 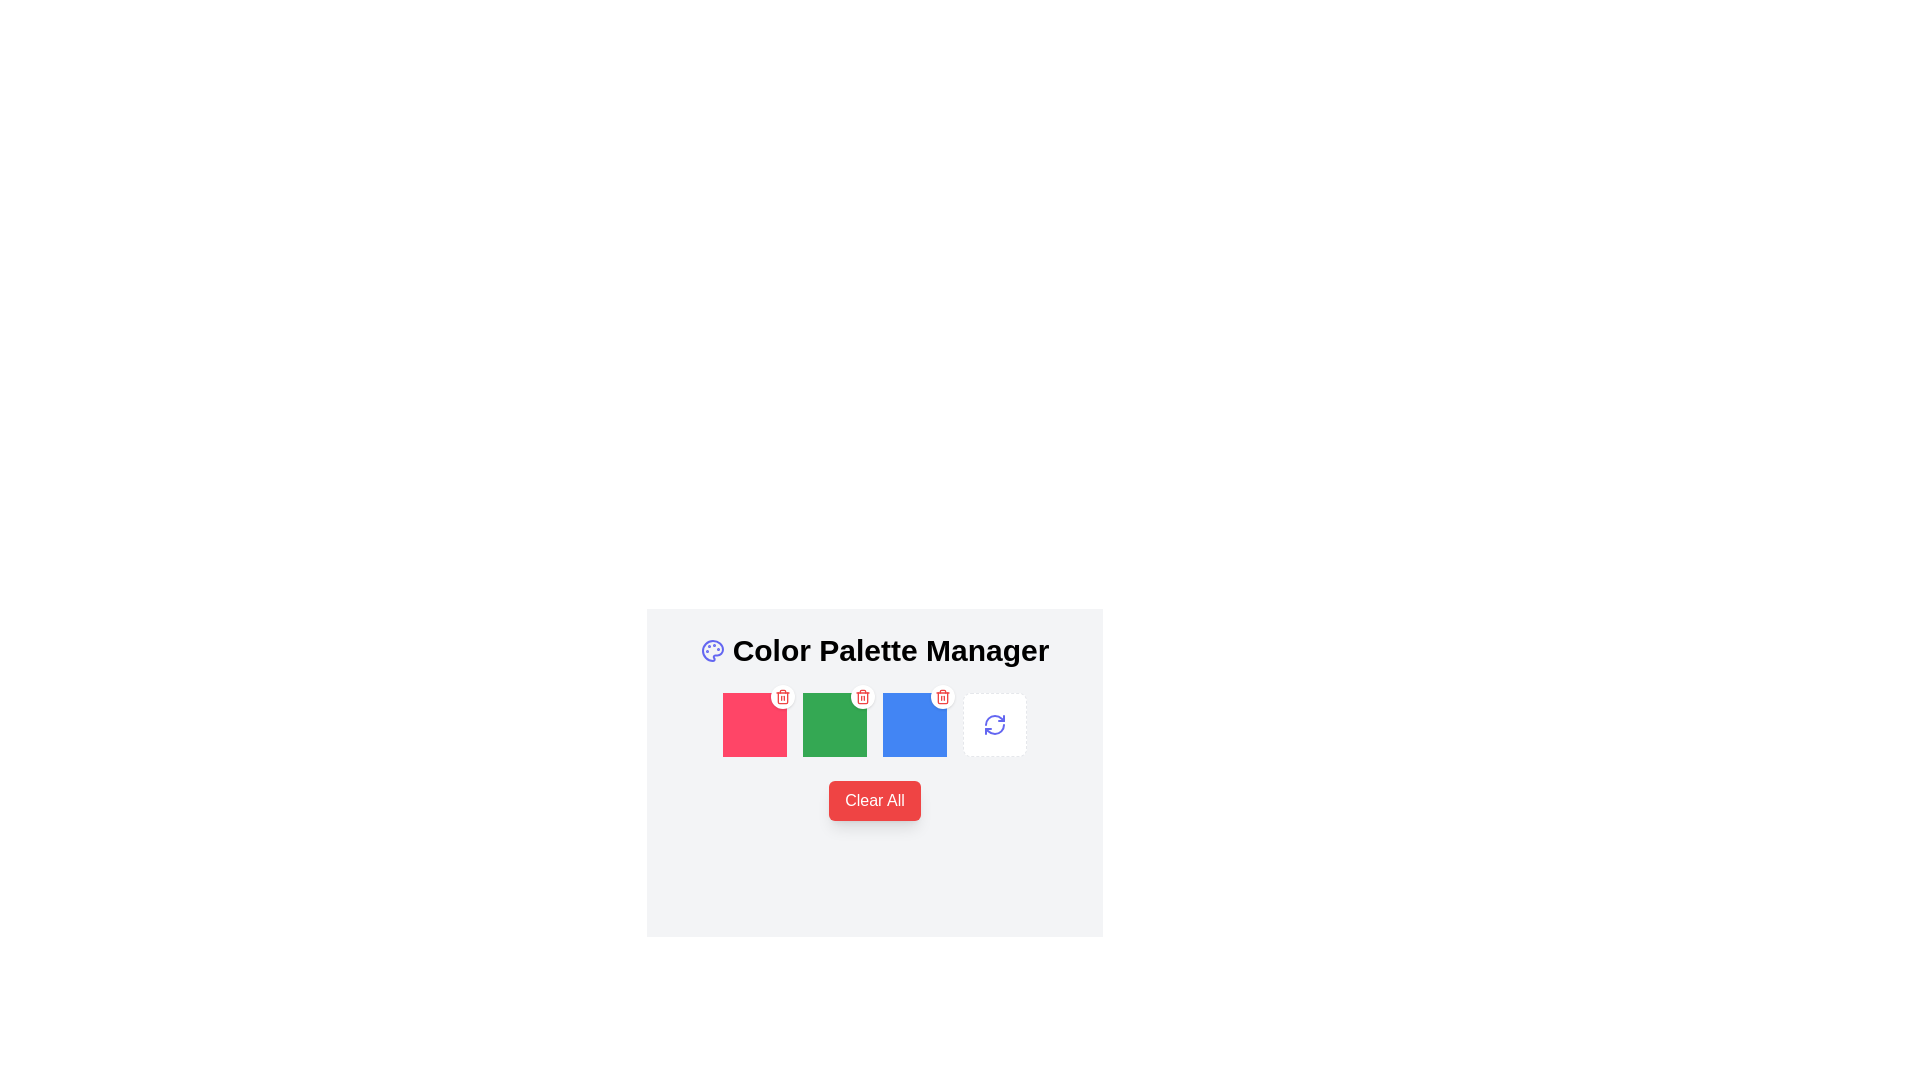 I want to click on the small circular button with a white background and red trash can icon, located near the top-right corner of the green color swatch, to possibly reveal additional information, so click(x=863, y=696).